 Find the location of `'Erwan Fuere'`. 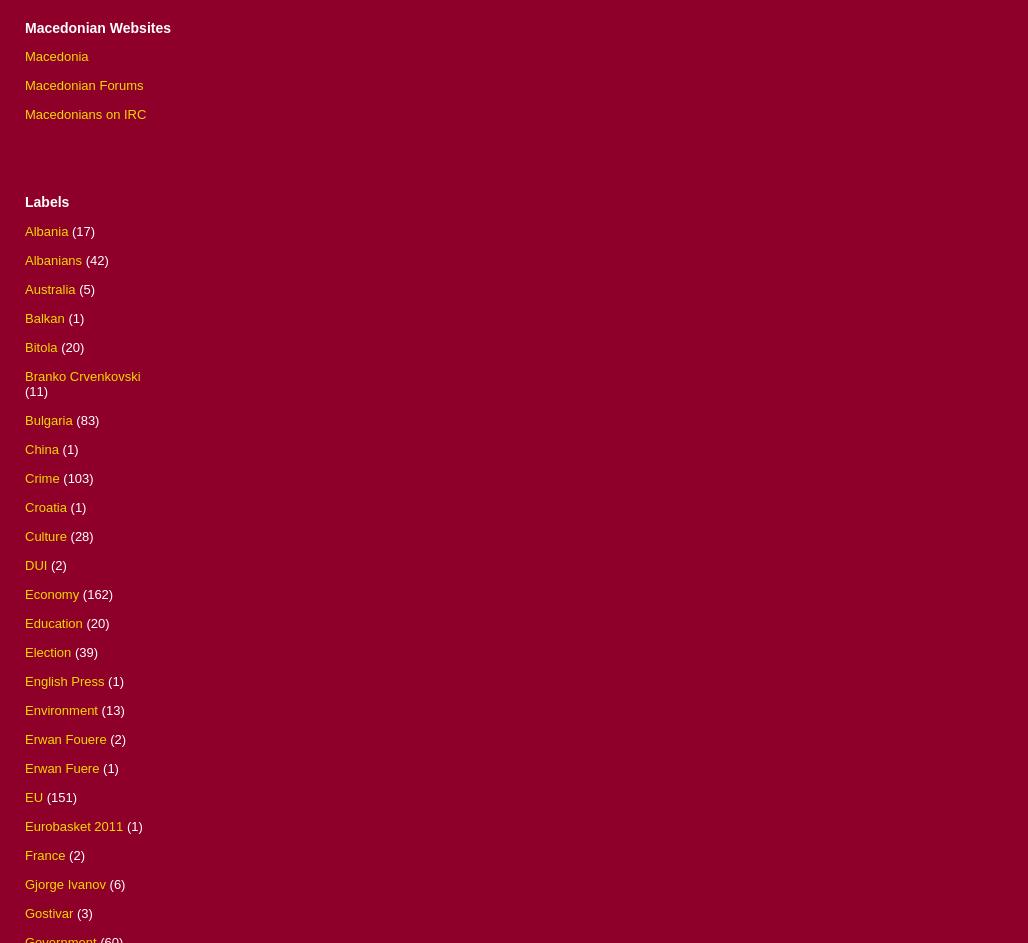

'Erwan Fuere' is located at coordinates (61, 767).